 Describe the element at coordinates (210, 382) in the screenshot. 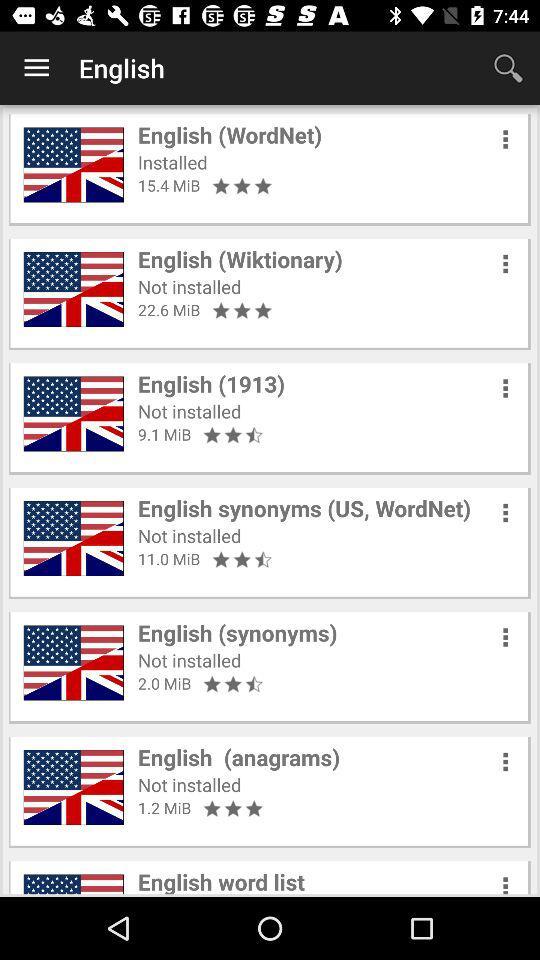

I see `the item above not installed item` at that location.